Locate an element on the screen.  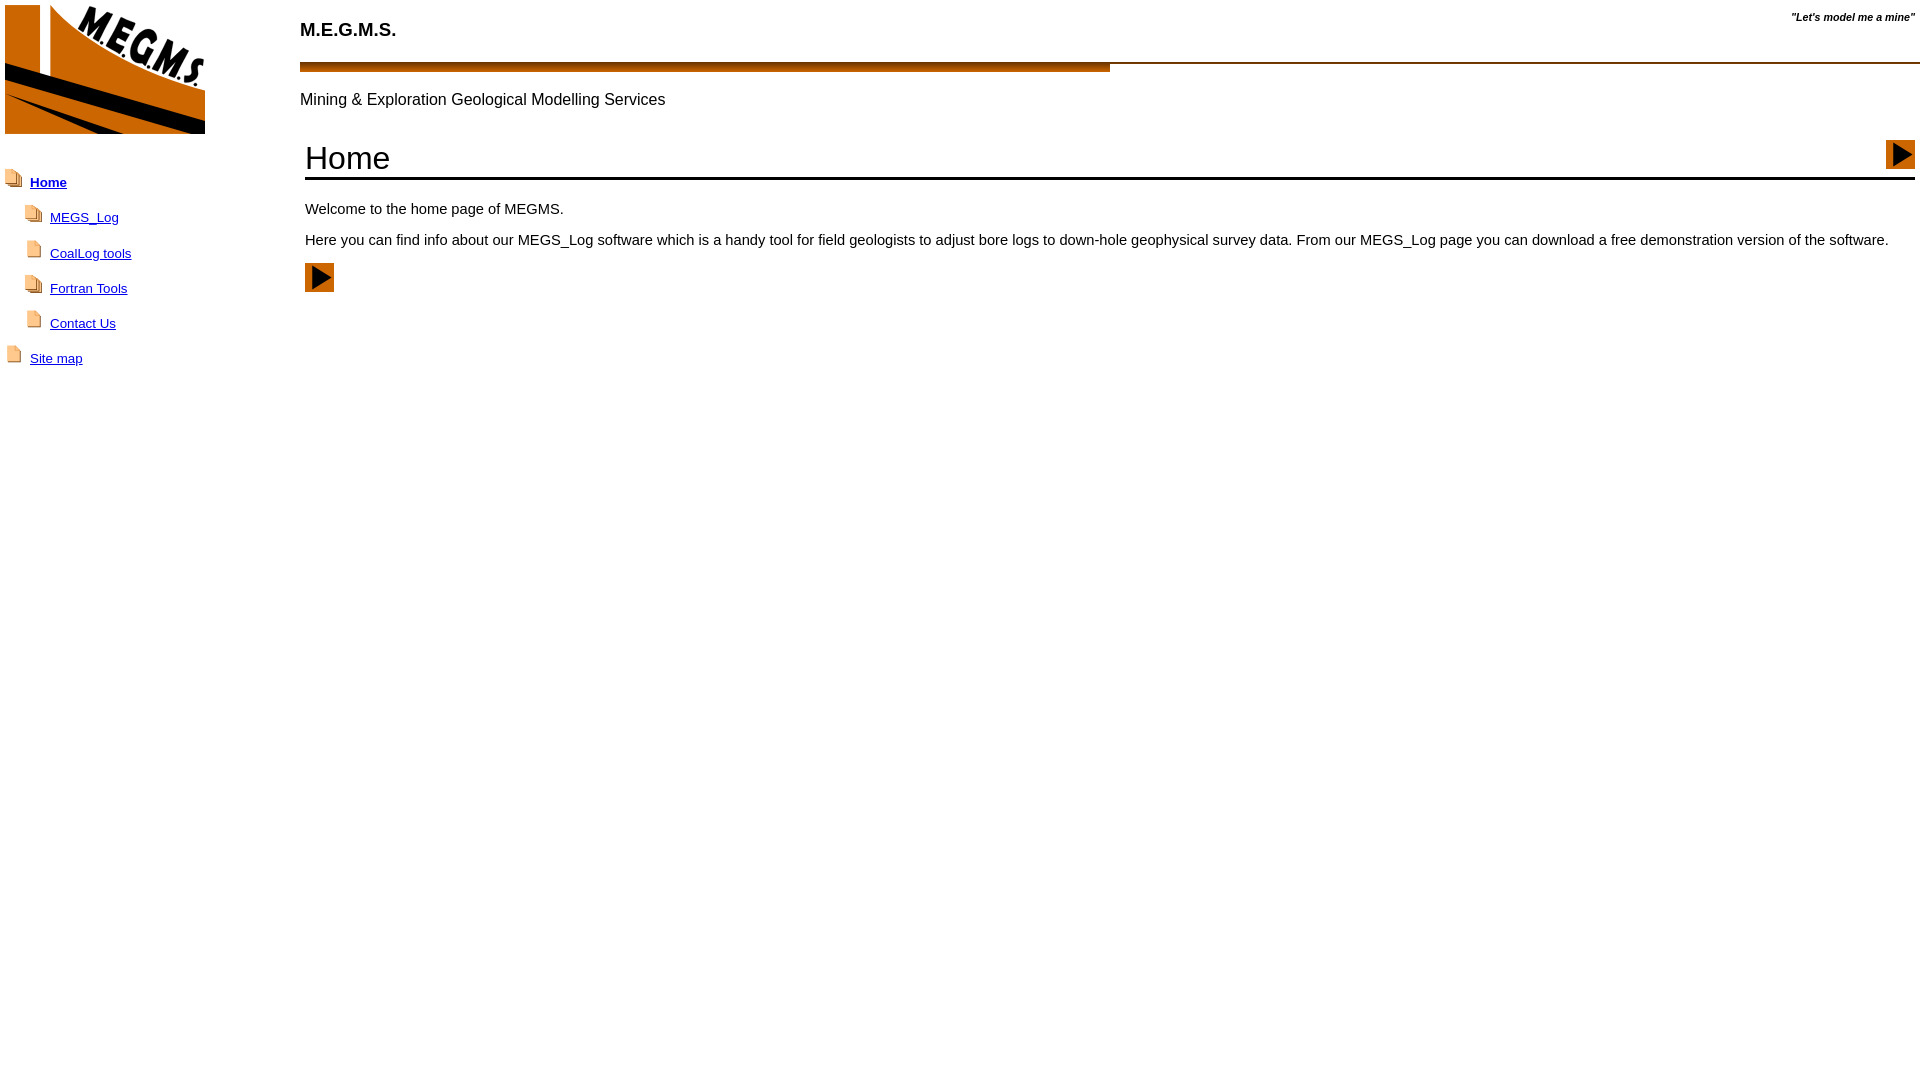
'Contact Us' is located at coordinates (81, 322).